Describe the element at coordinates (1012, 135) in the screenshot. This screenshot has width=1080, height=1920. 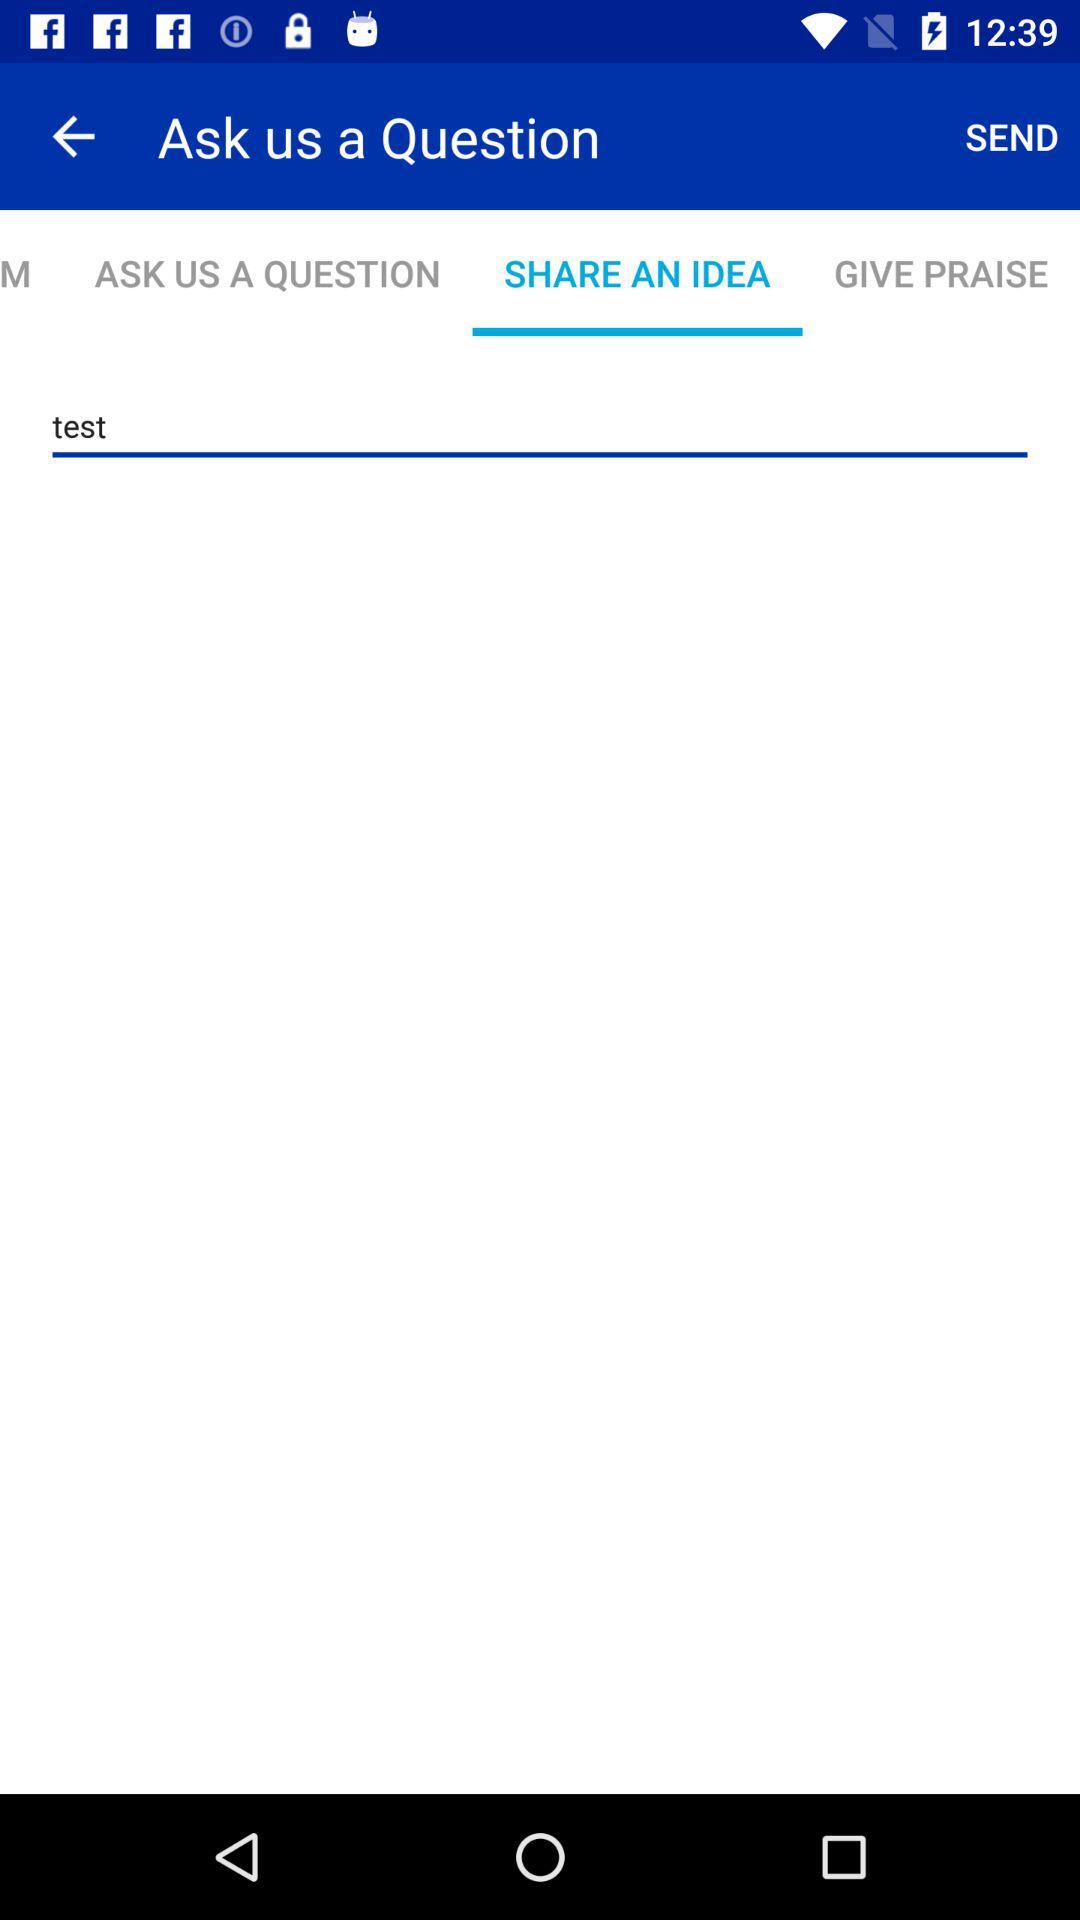
I see `the item to the right of ask us a icon` at that location.